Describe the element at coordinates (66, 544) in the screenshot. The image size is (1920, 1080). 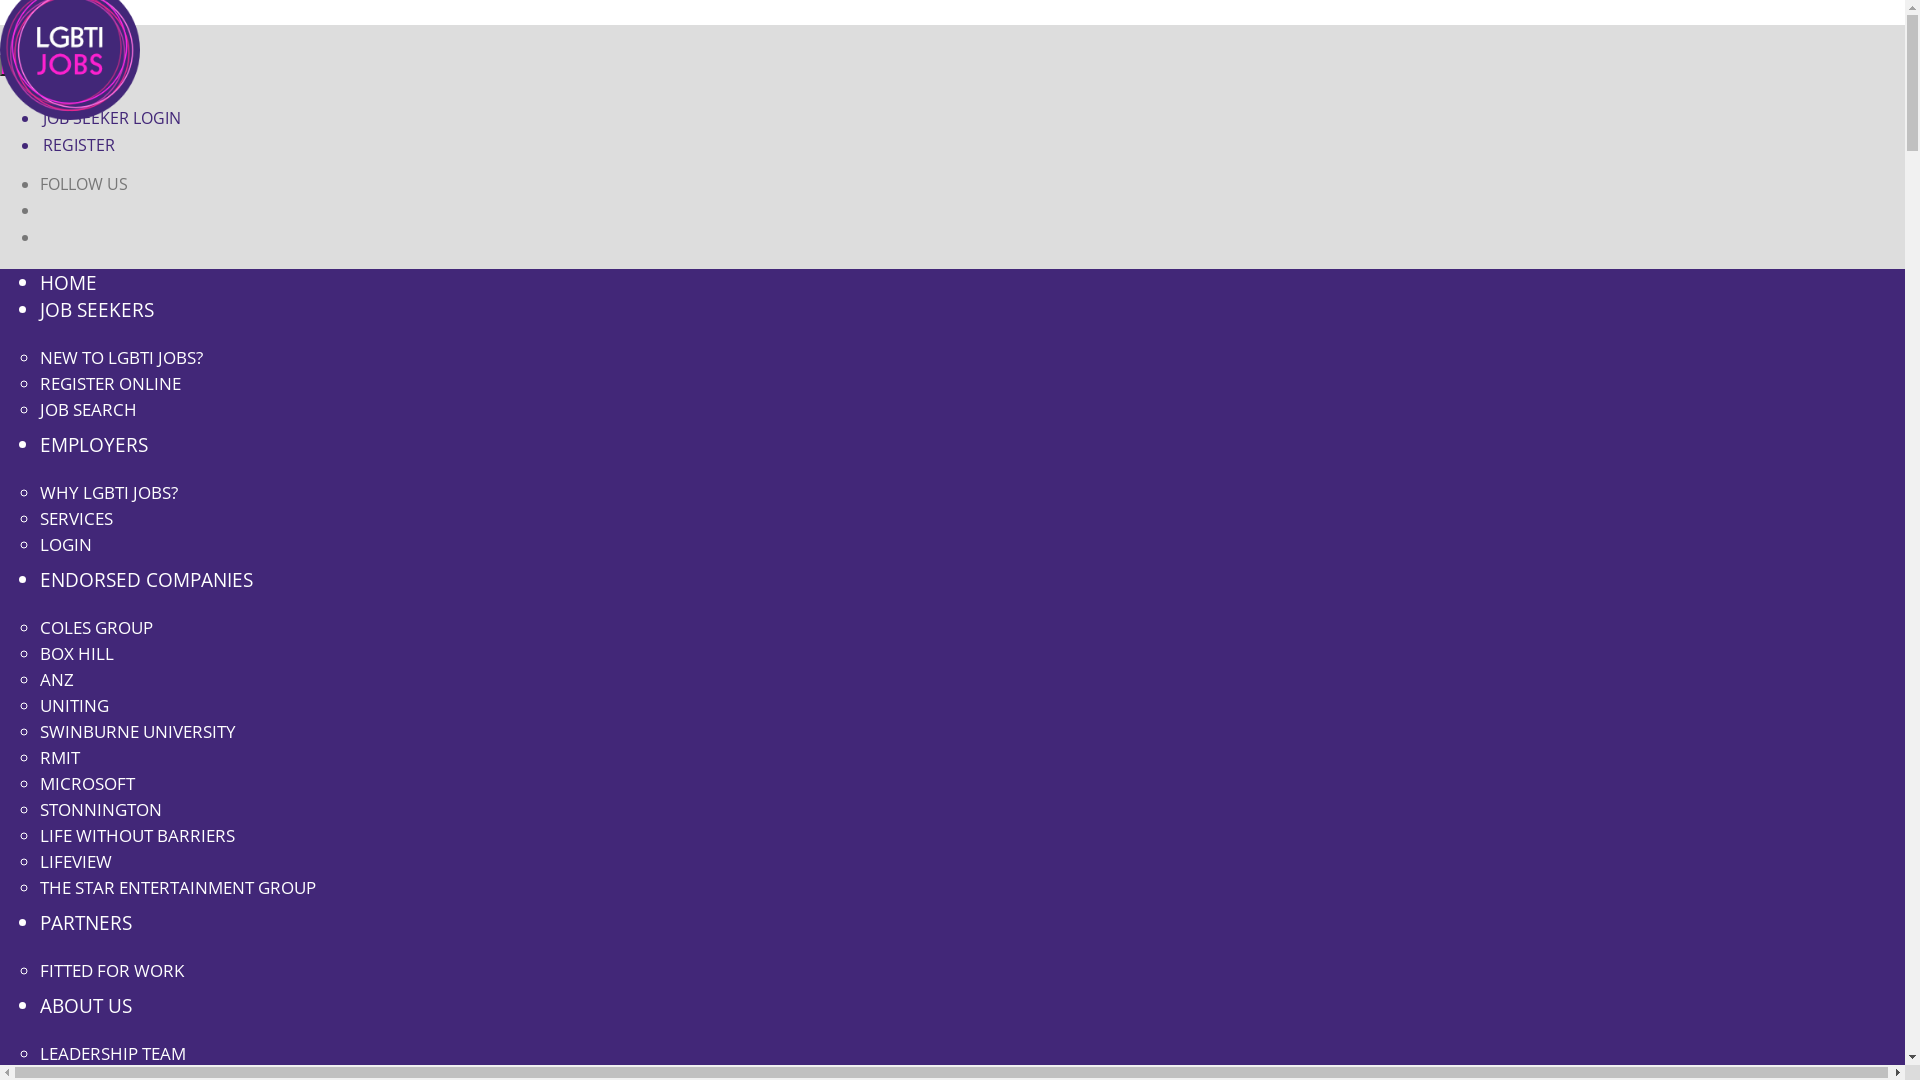
I see `'LOGIN'` at that location.